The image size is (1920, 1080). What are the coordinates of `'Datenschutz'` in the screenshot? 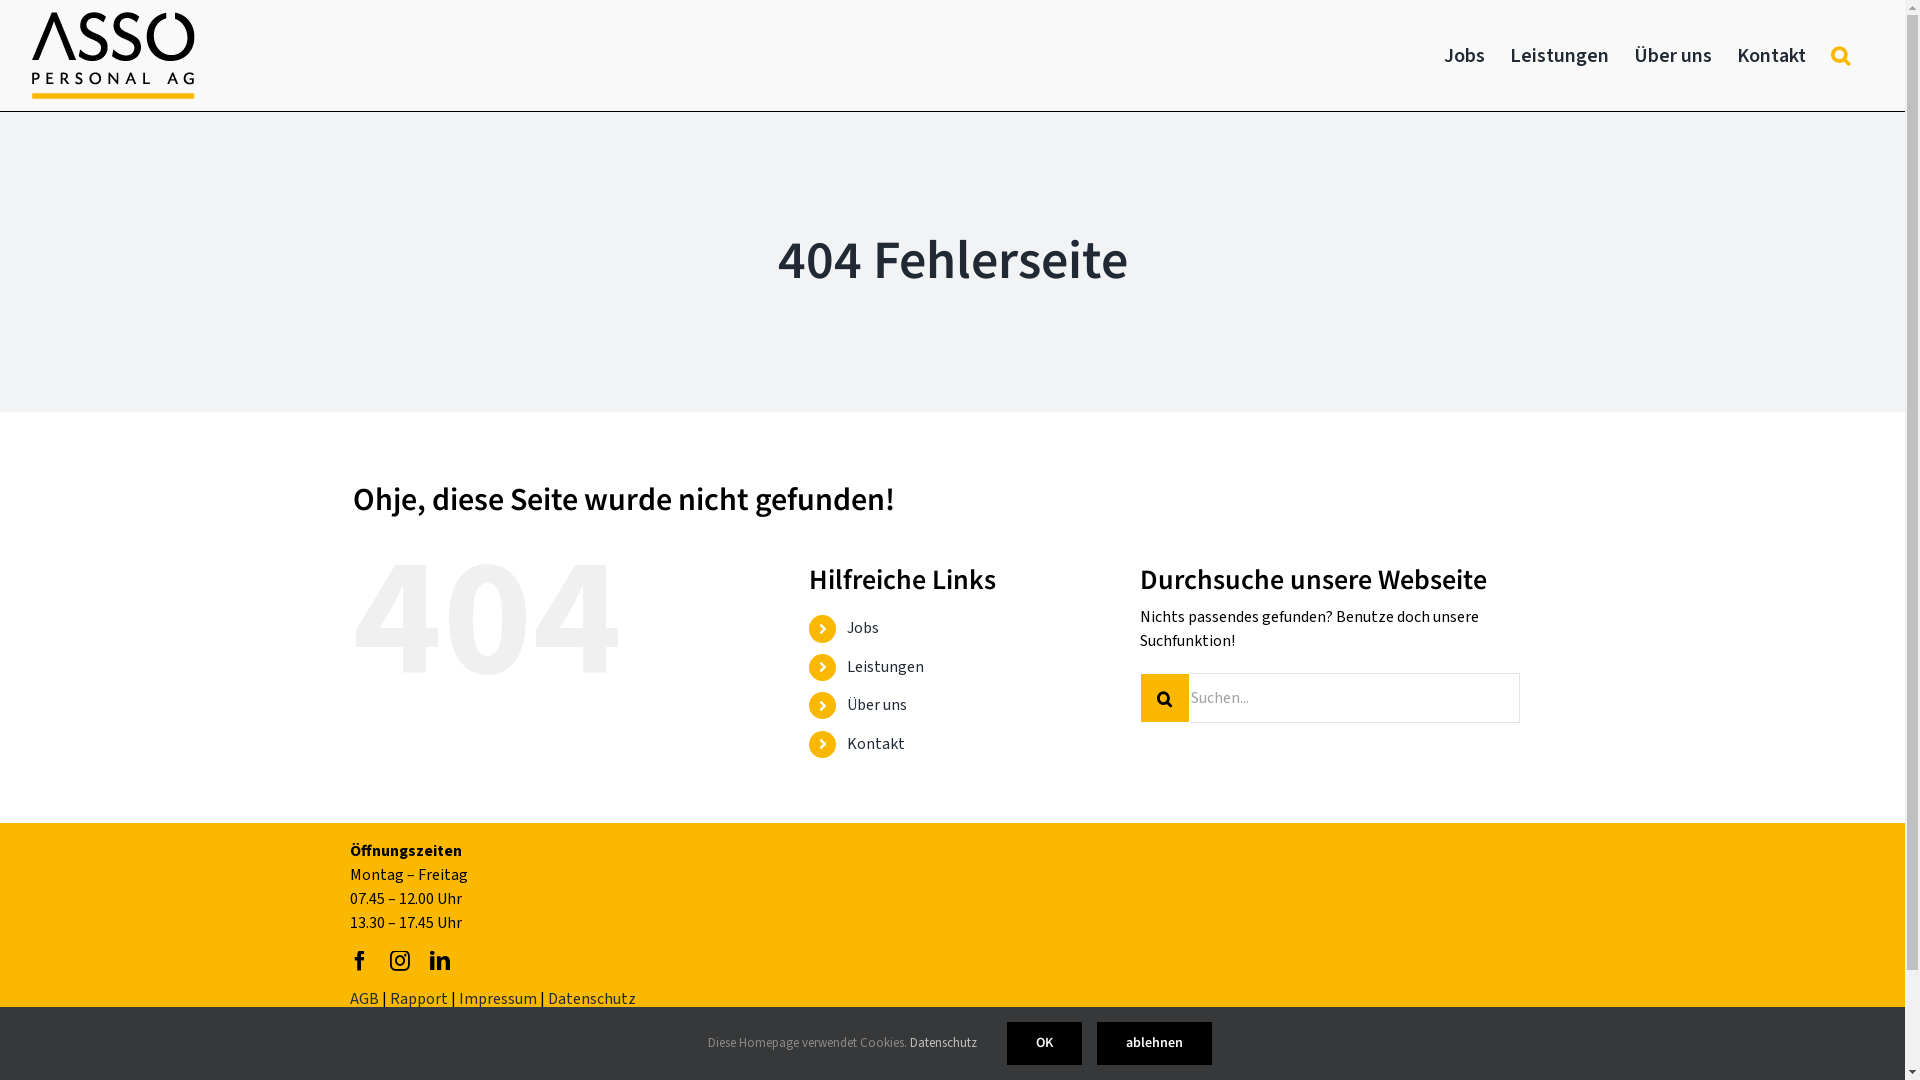 It's located at (942, 1041).